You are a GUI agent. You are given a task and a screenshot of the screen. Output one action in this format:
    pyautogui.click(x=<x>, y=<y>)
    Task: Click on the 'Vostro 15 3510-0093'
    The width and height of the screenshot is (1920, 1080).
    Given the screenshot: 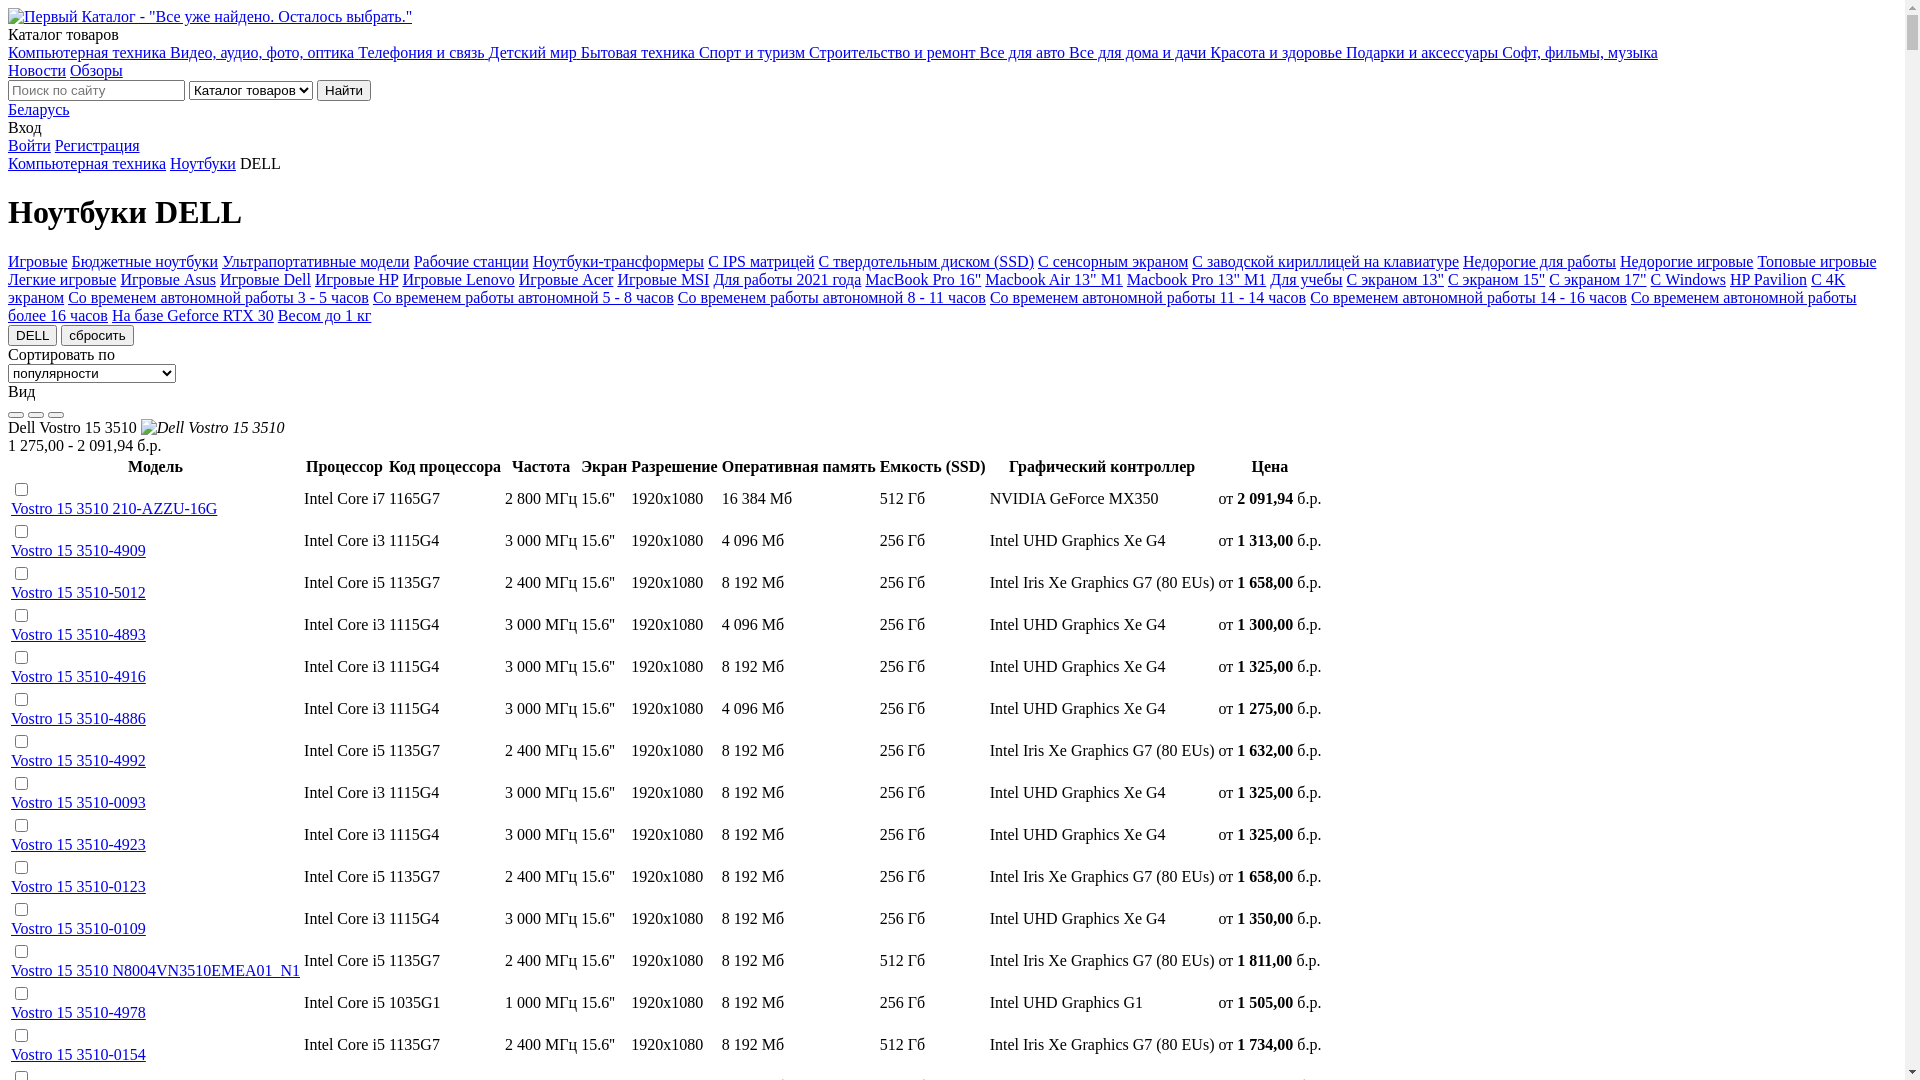 What is the action you would take?
    pyautogui.click(x=10, y=801)
    